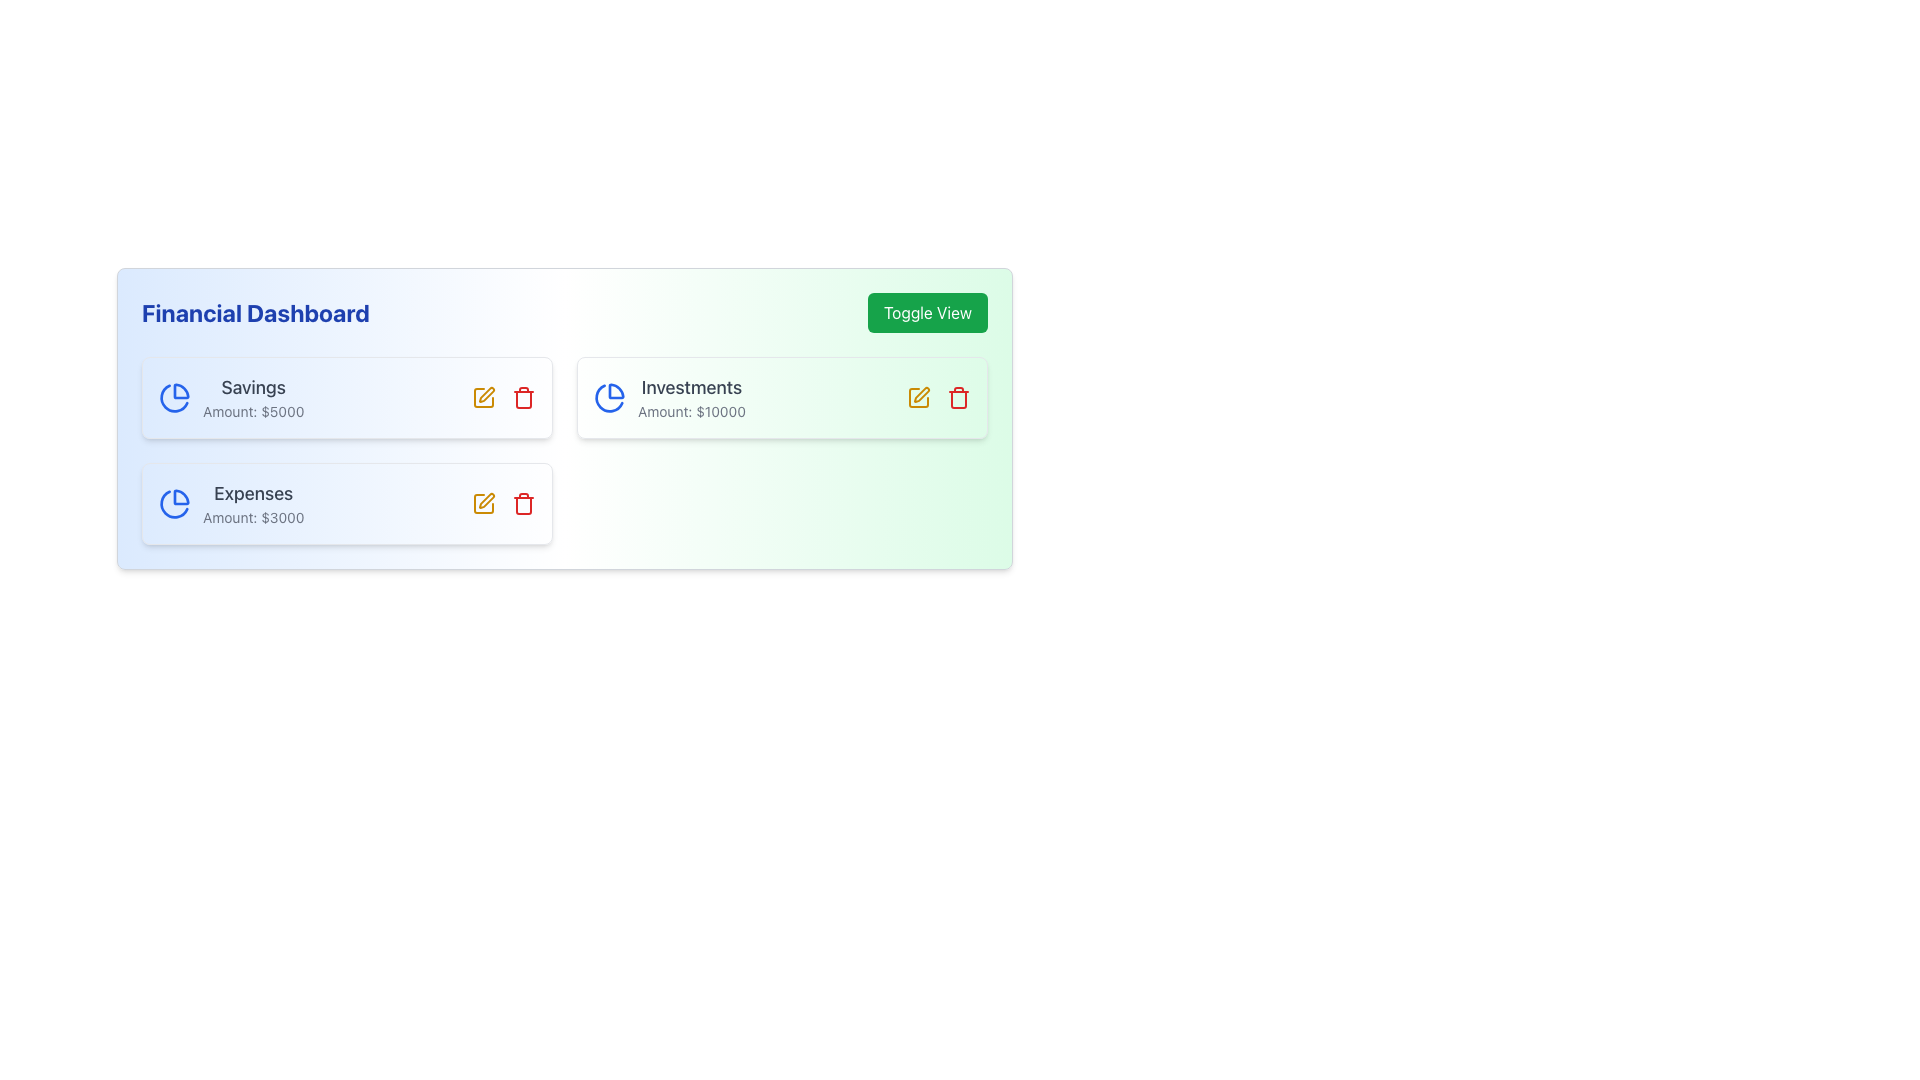 The image size is (1920, 1080). What do you see at coordinates (252, 397) in the screenshot?
I see `text displayed in the Text Display Component showing the title 'Savings' and the amount '$5000', located below the 'Financial Dashboard' label and to the right of the pie chart icon` at bounding box center [252, 397].